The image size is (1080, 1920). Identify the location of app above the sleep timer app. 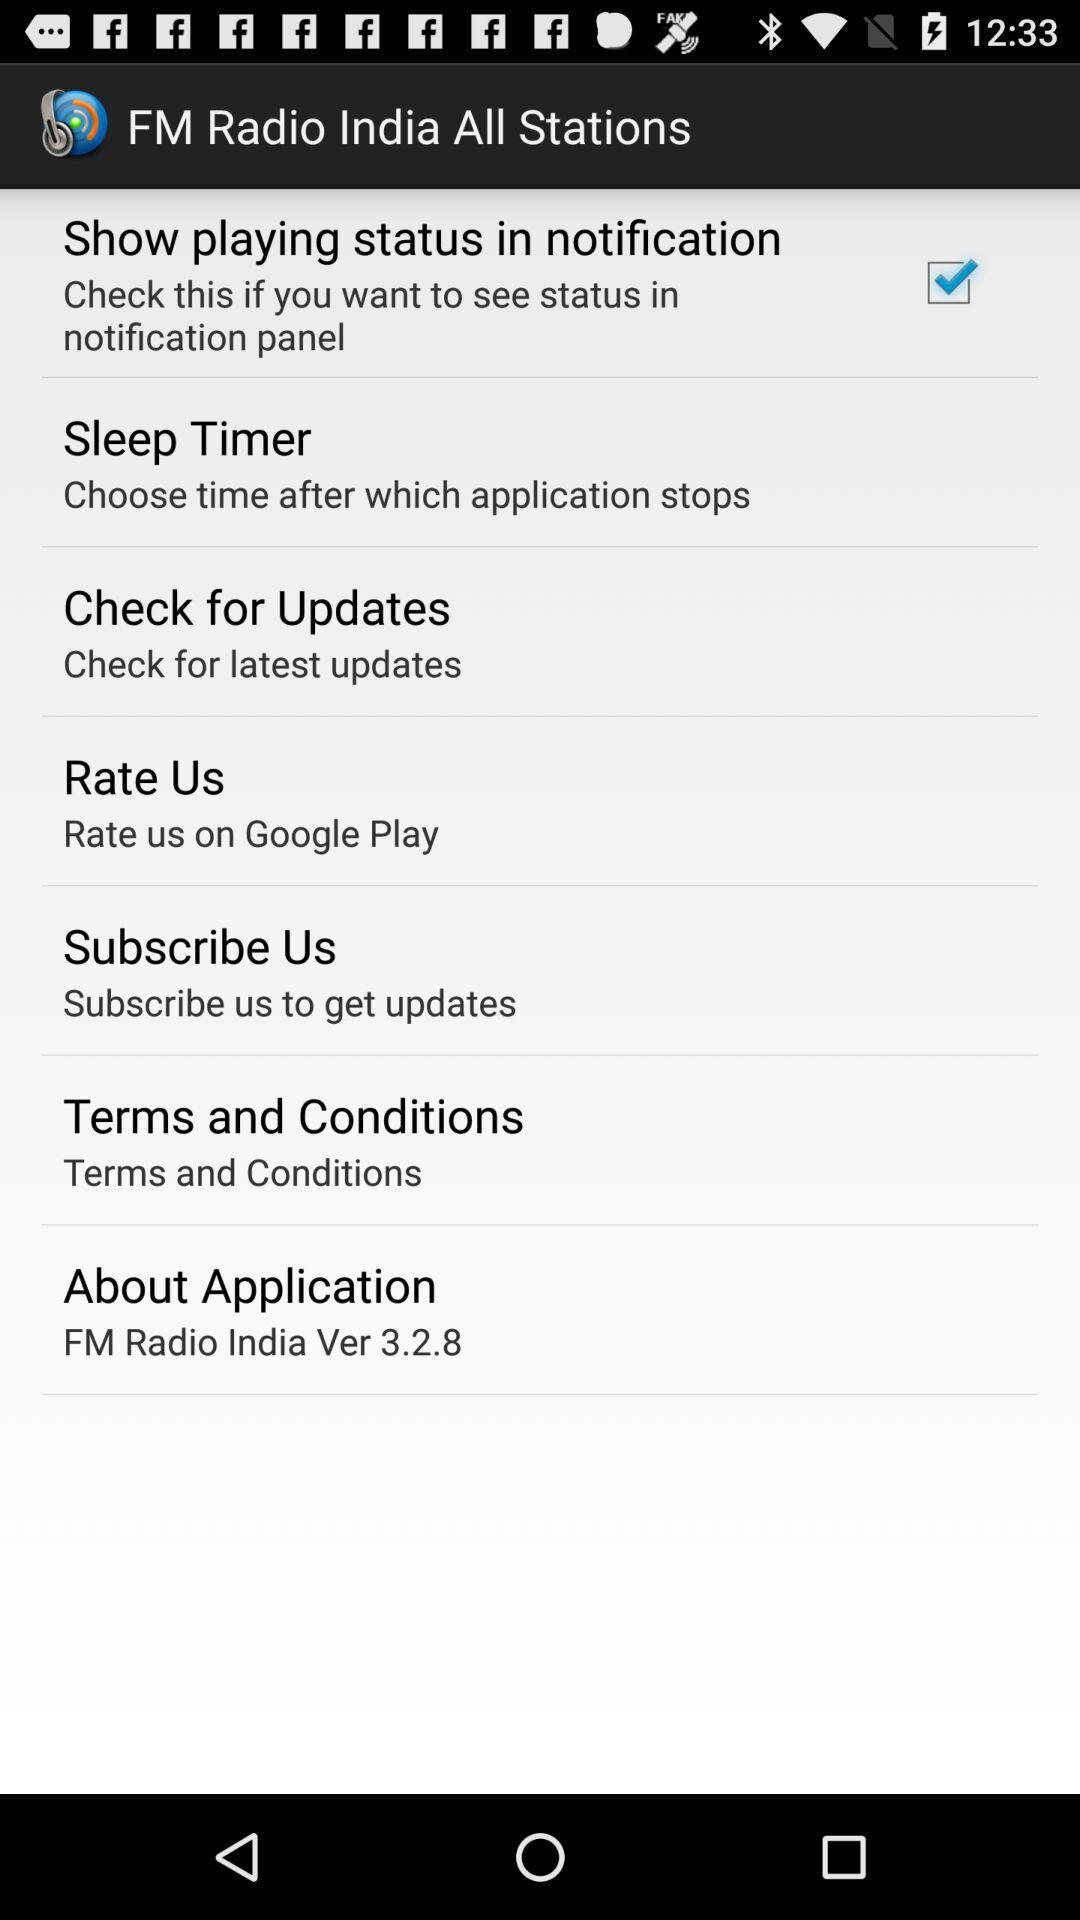
(463, 313).